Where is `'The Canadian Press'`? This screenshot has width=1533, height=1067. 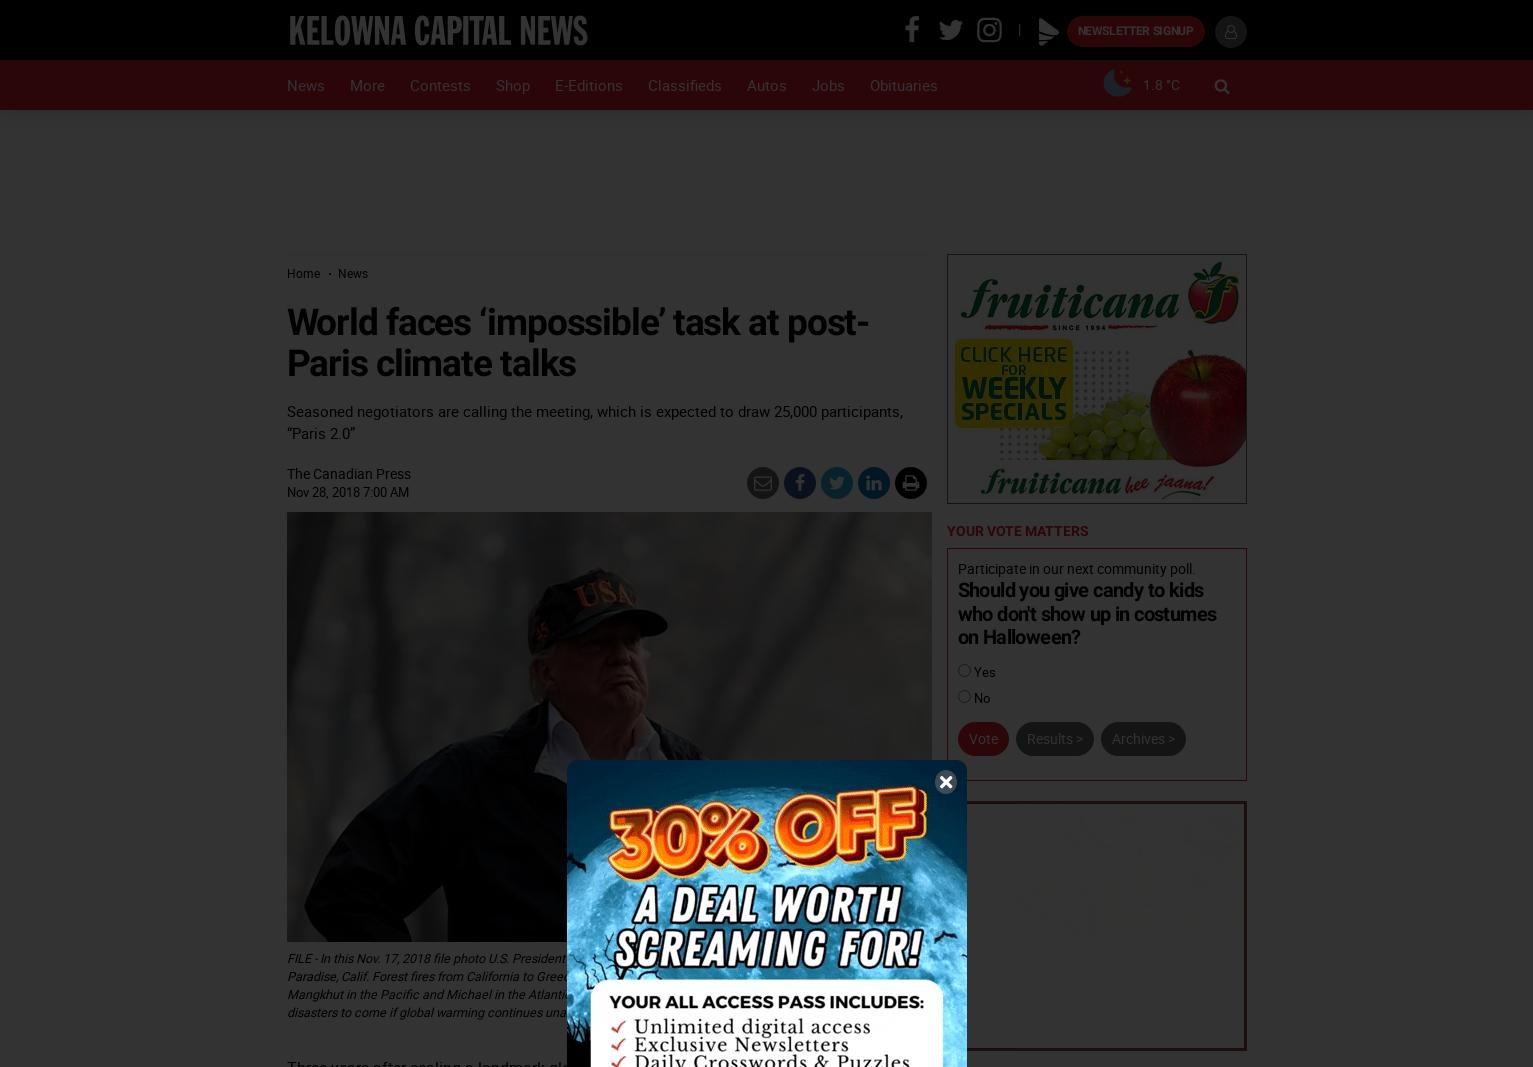
'The Canadian Press' is located at coordinates (286, 471).